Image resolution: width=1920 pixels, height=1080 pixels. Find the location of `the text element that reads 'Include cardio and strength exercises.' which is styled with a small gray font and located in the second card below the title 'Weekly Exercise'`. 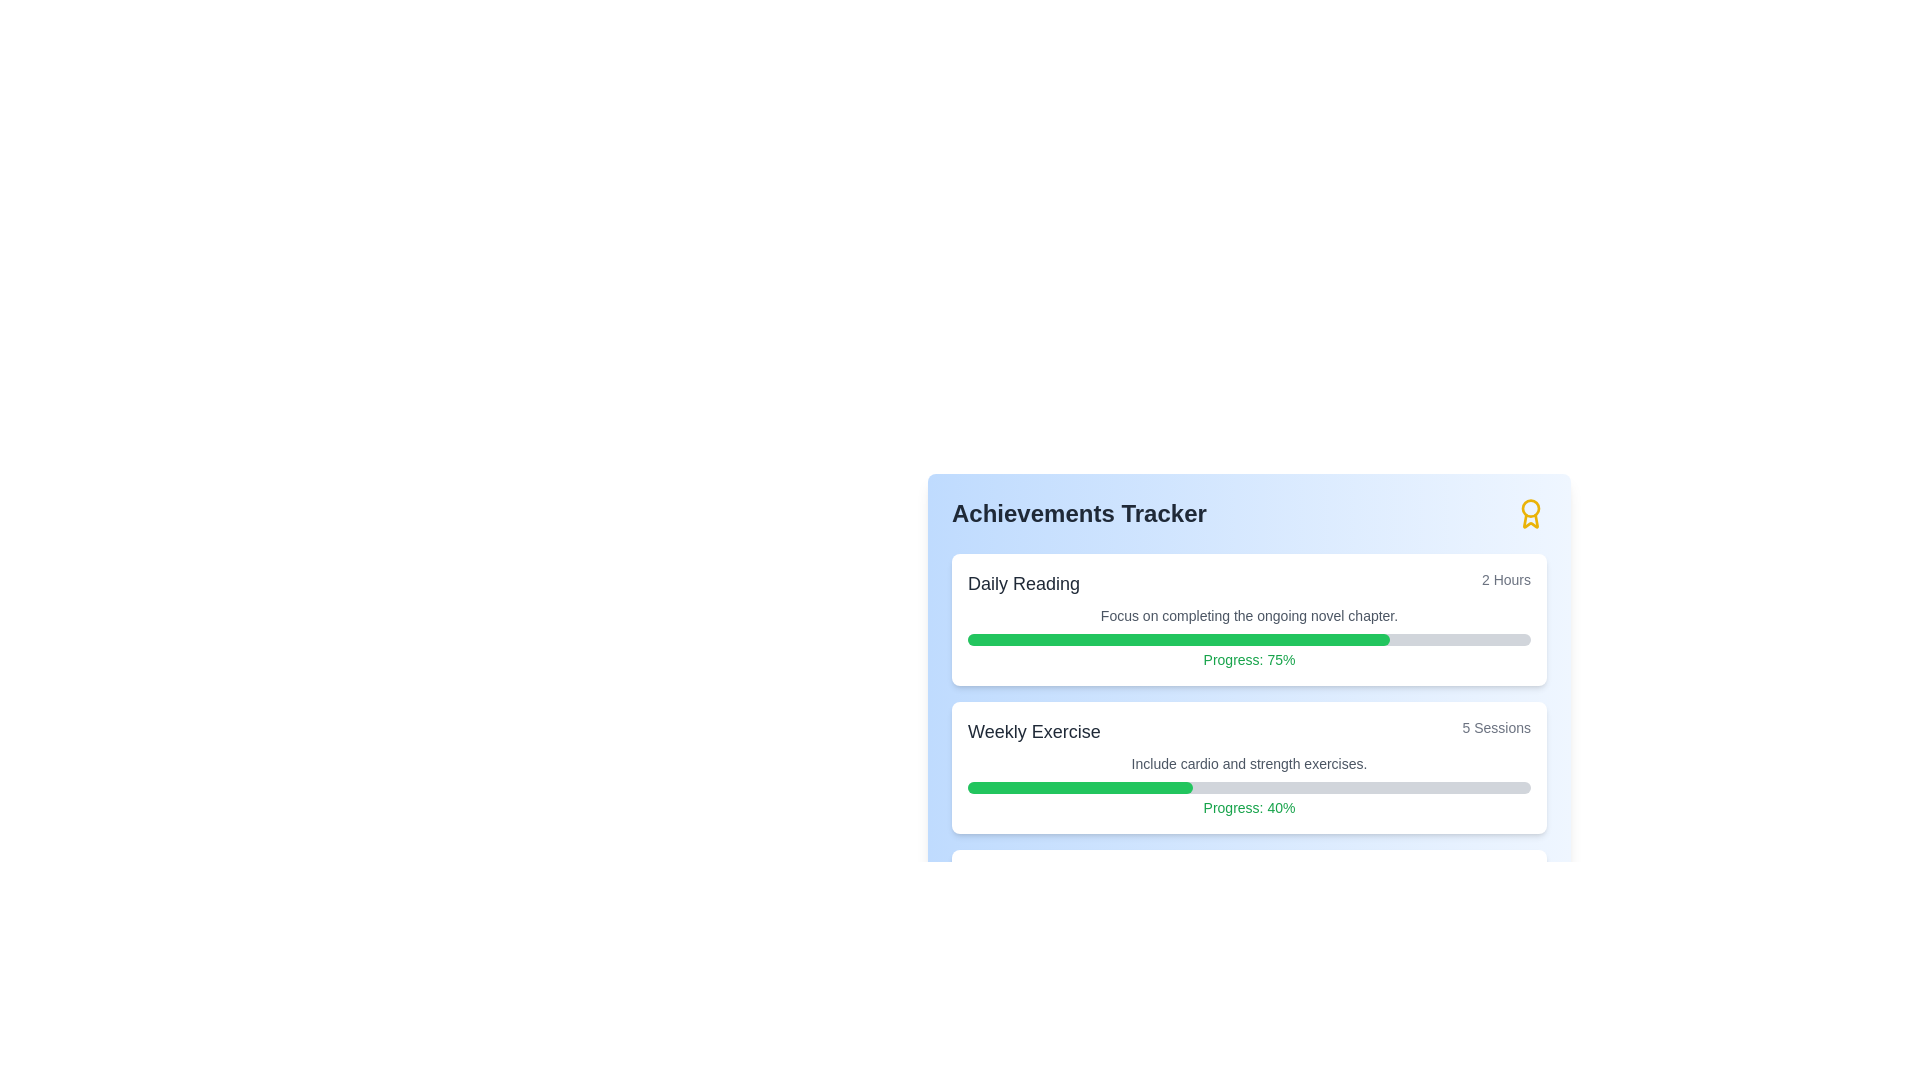

the text element that reads 'Include cardio and strength exercises.' which is styled with a small gray font and located in the second card below the title 'Weekly Exercise' is located at coordinates (1248, 763).